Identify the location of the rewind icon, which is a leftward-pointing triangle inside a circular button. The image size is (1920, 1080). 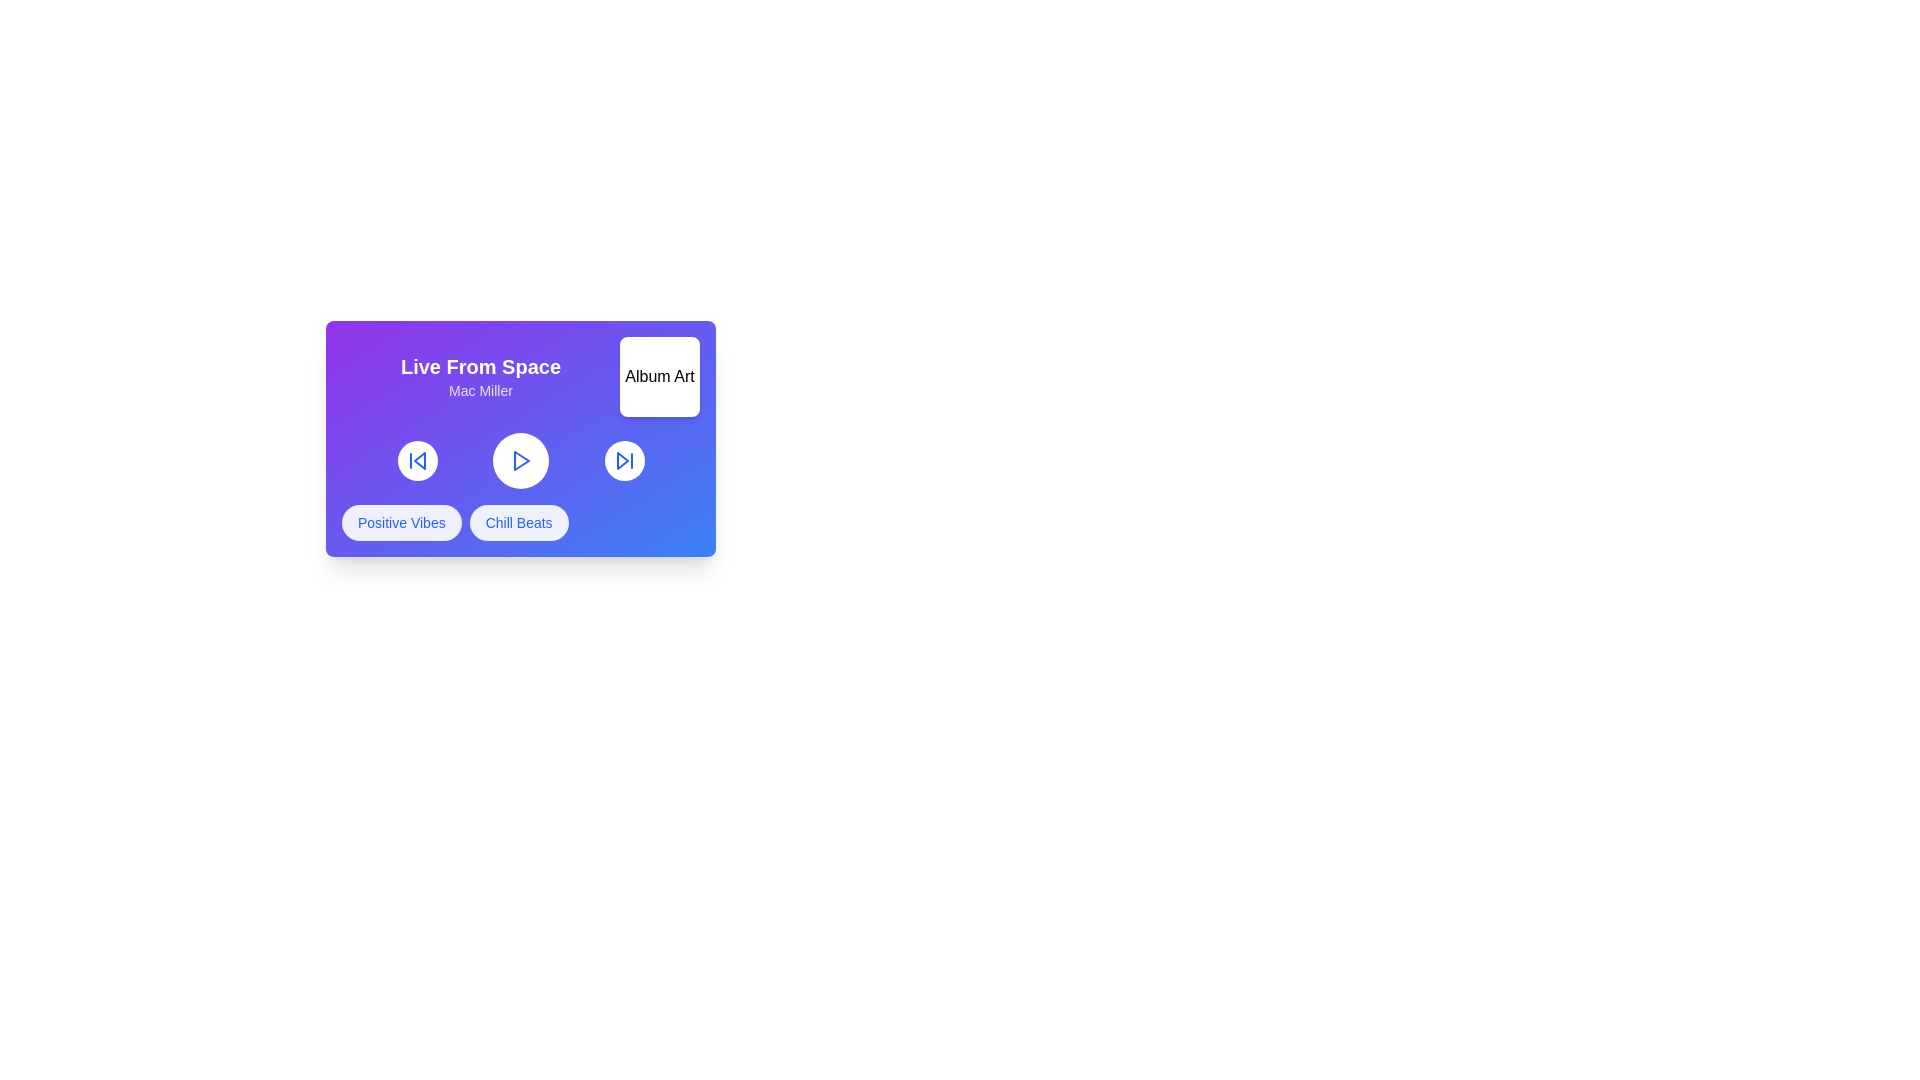
(418, 461).